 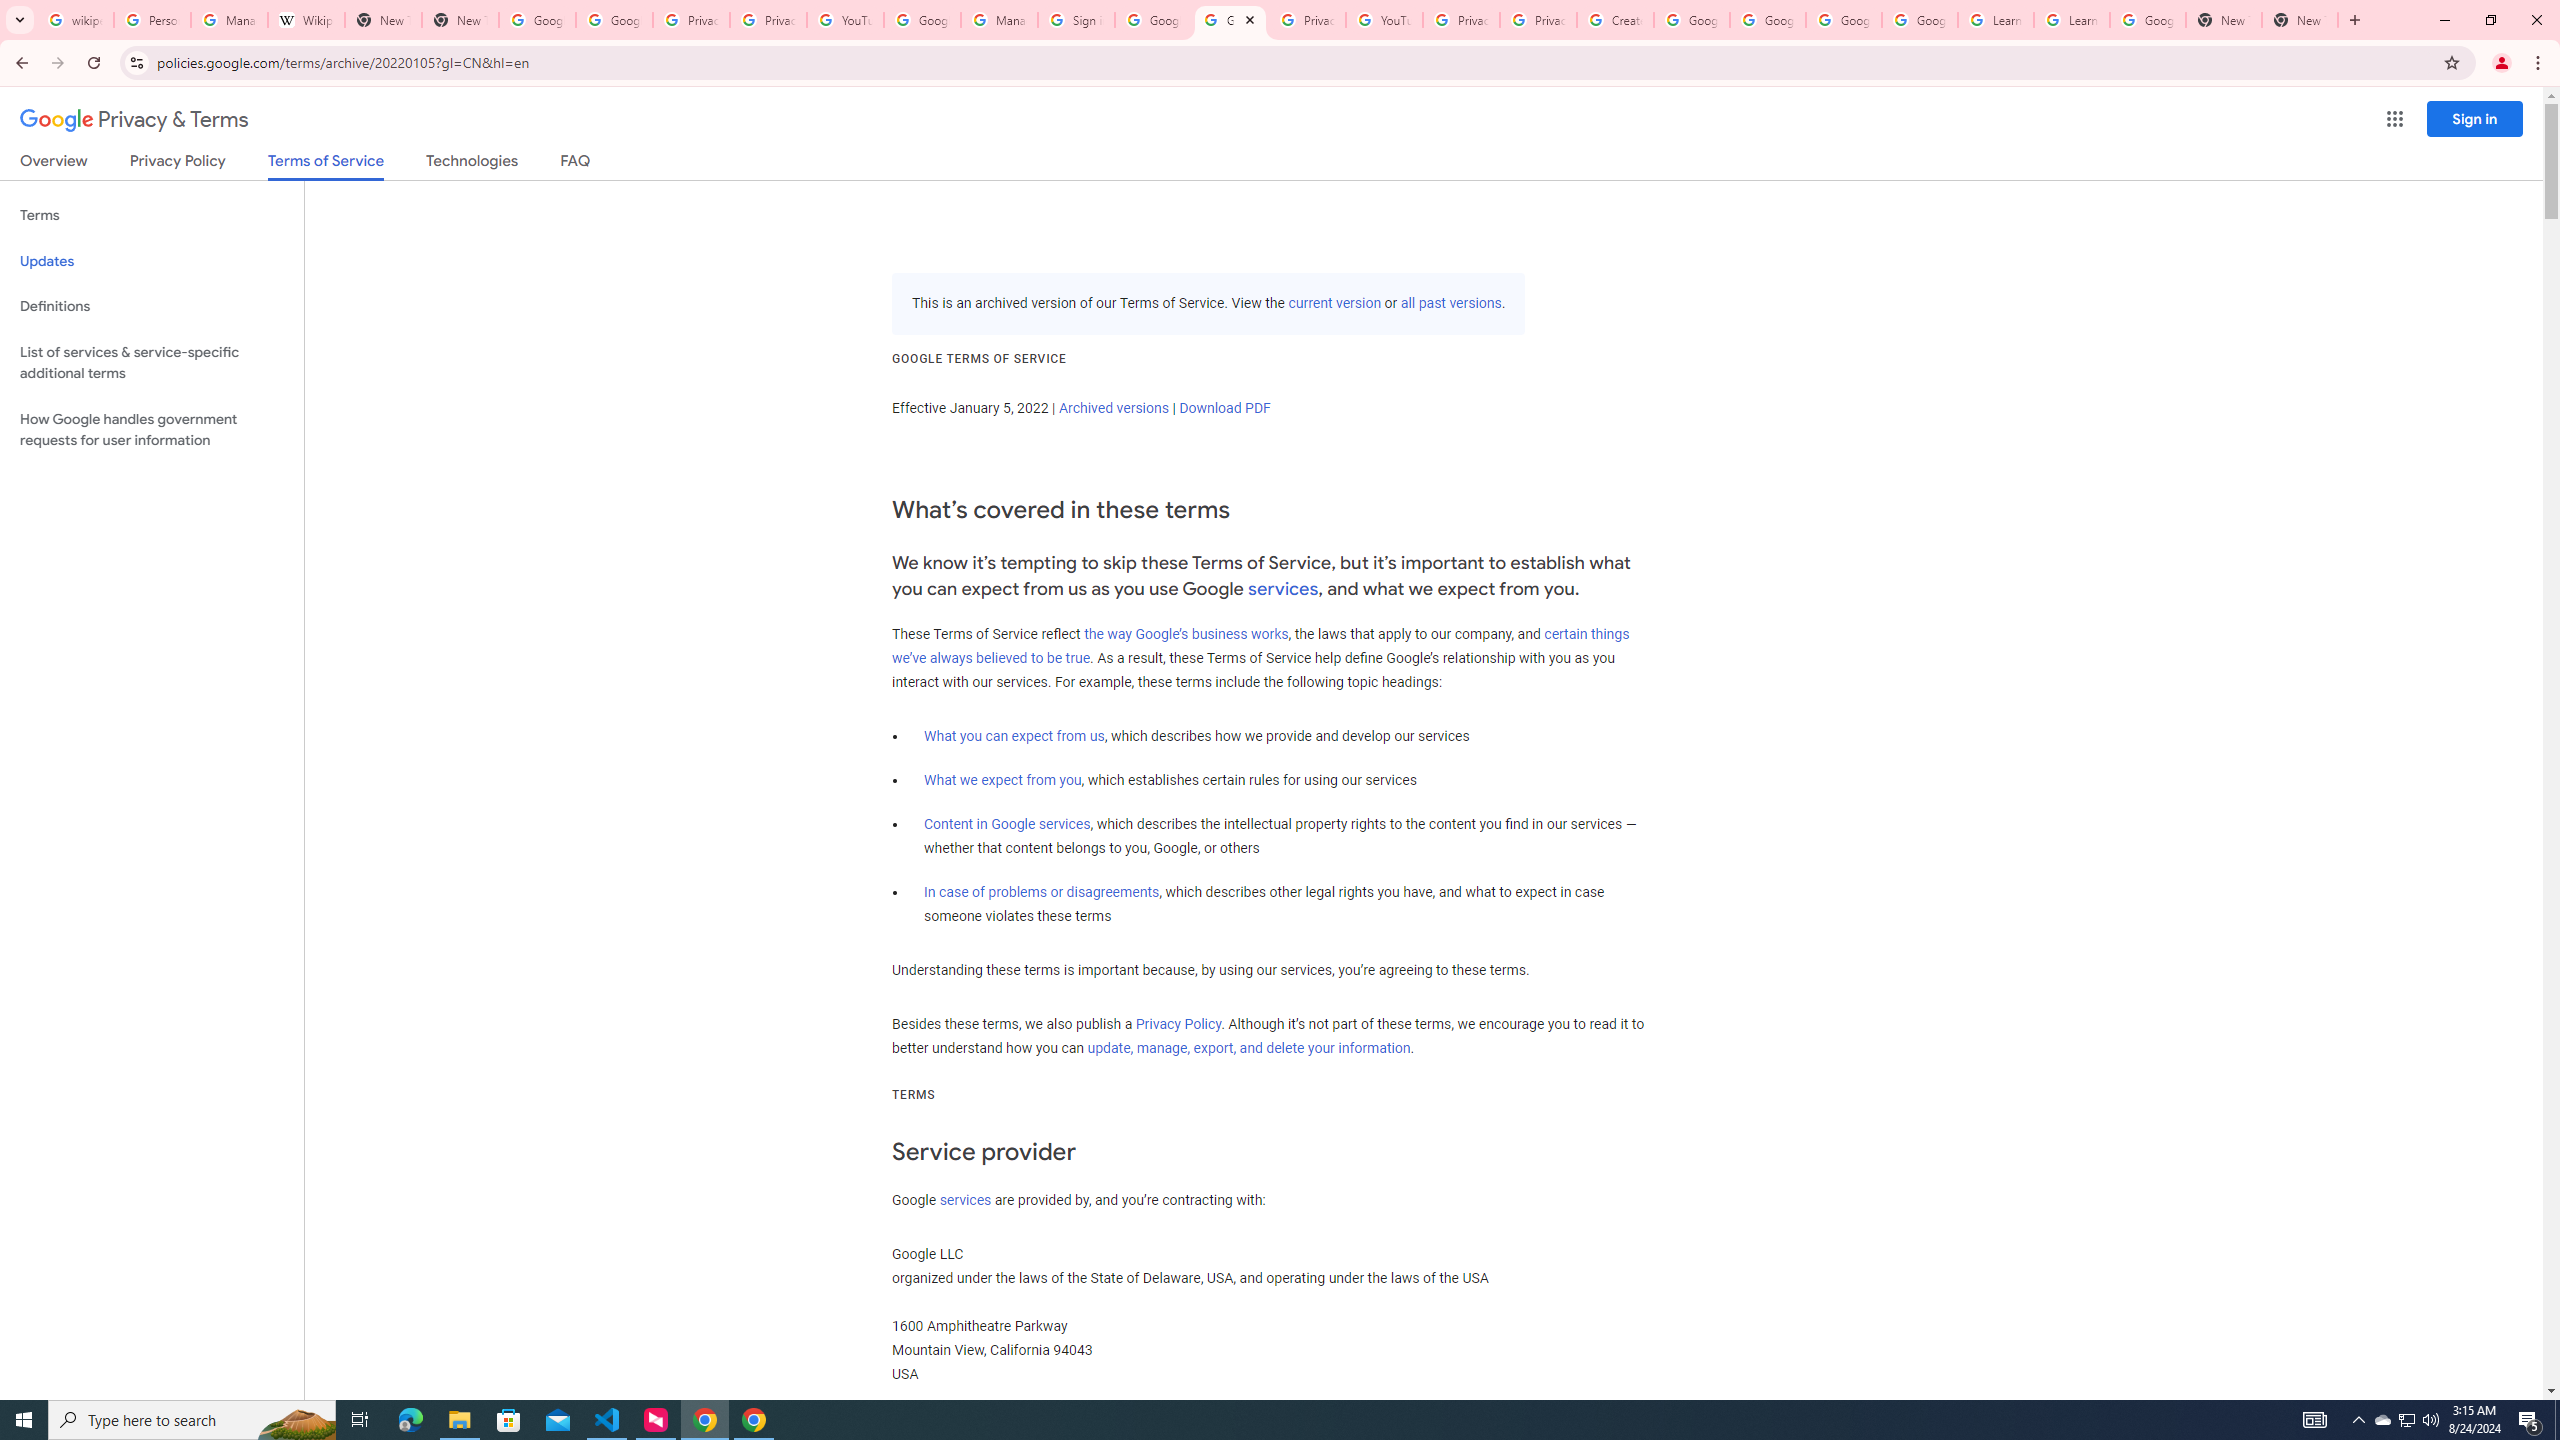 What do you see at coordinates (1451, 302) in the screenshot?
I see `'all past versions'` at bounding box center [1451, 302].